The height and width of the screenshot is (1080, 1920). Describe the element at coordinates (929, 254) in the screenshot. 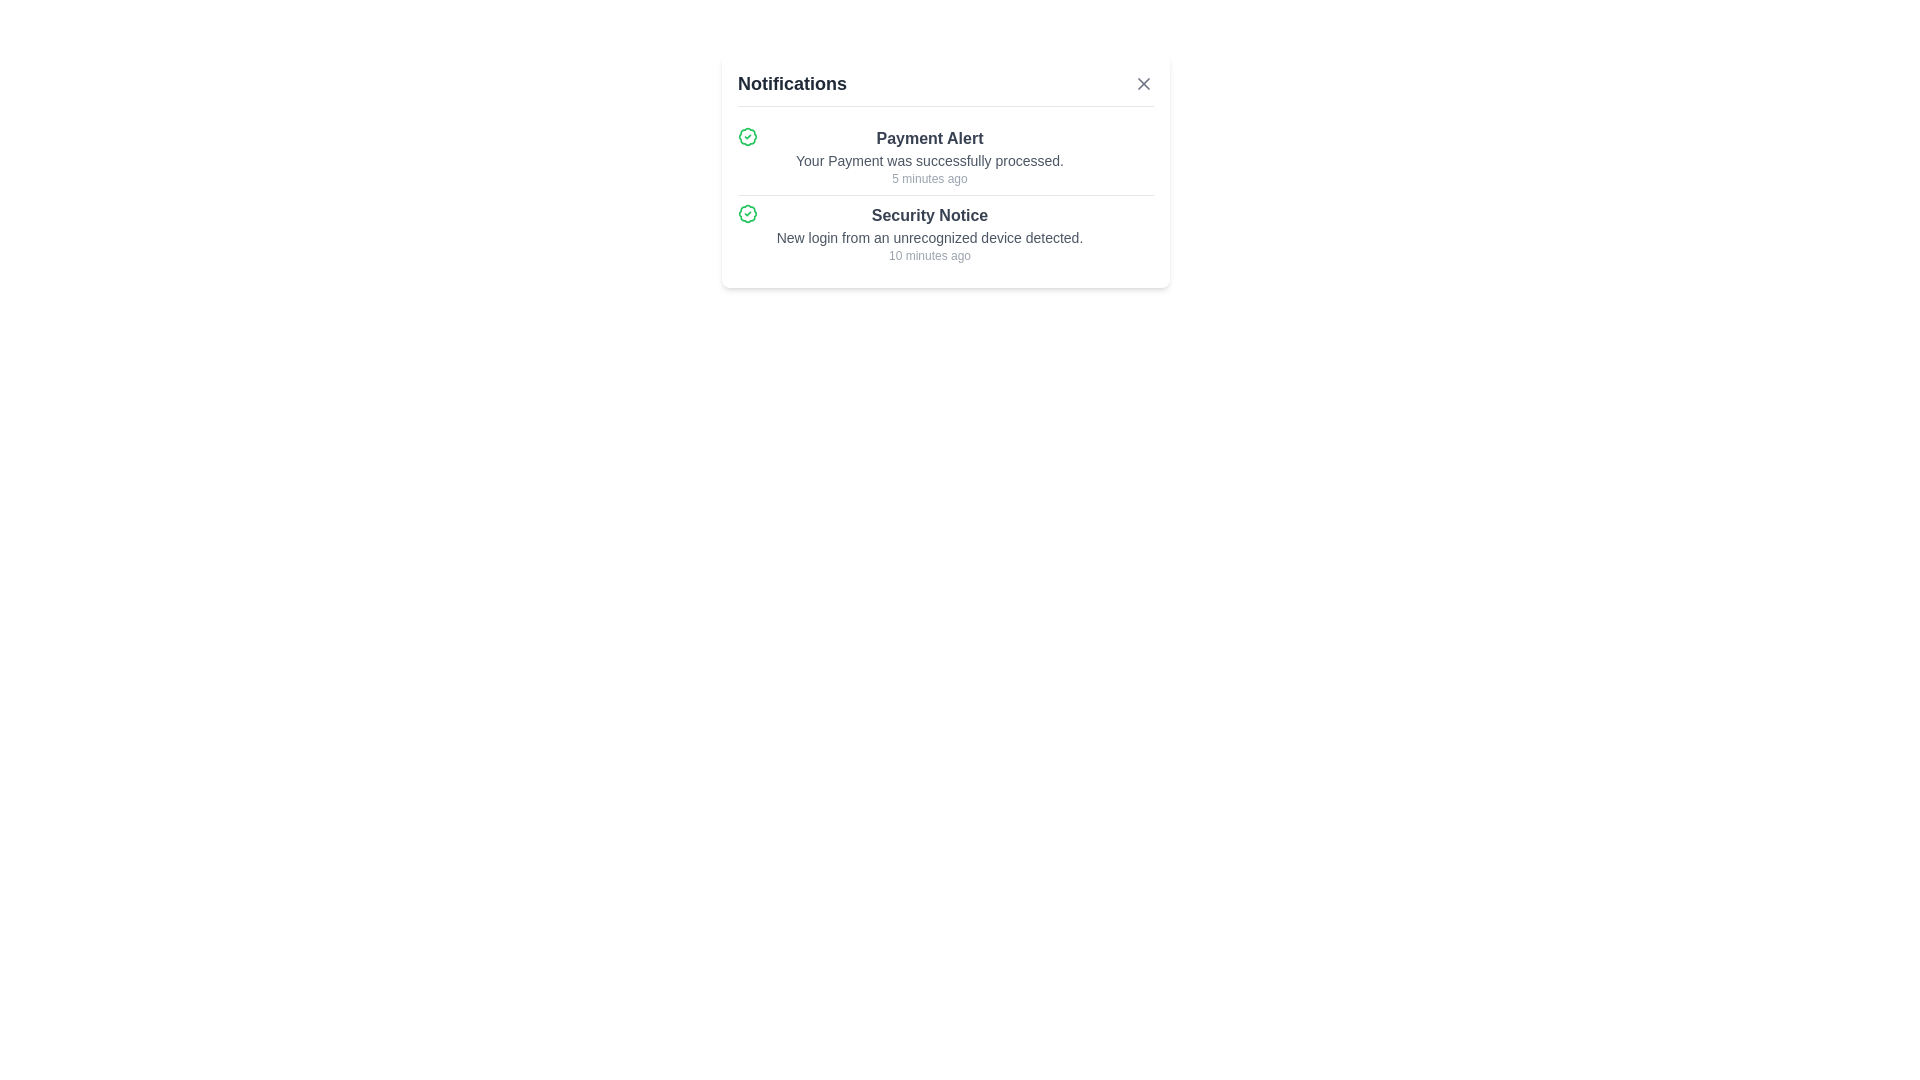

I see `text content of the text label displaying '10 minutes ago', which is styled in light gray and positioned within the notification entry titled 'Security Notice'` at that location.